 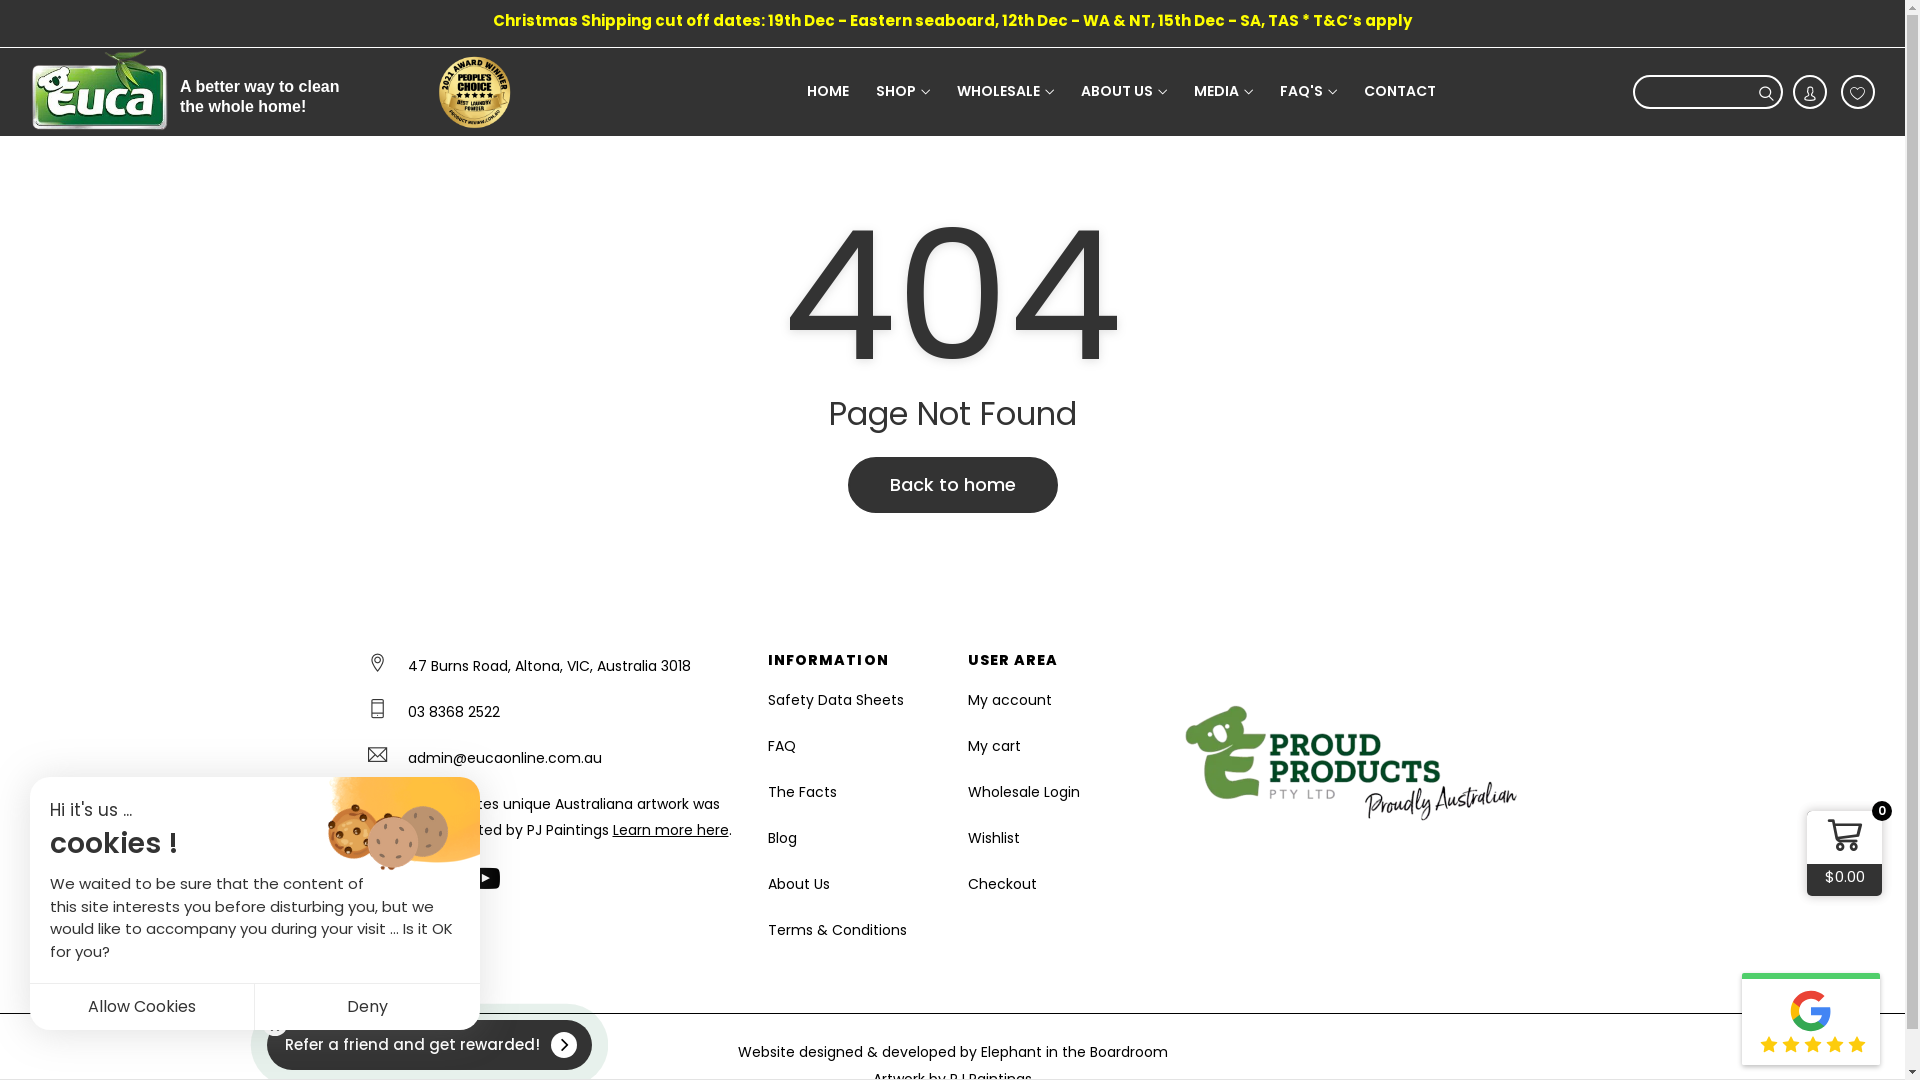 I want to click on 'Blog', so click(x=853, y=837).